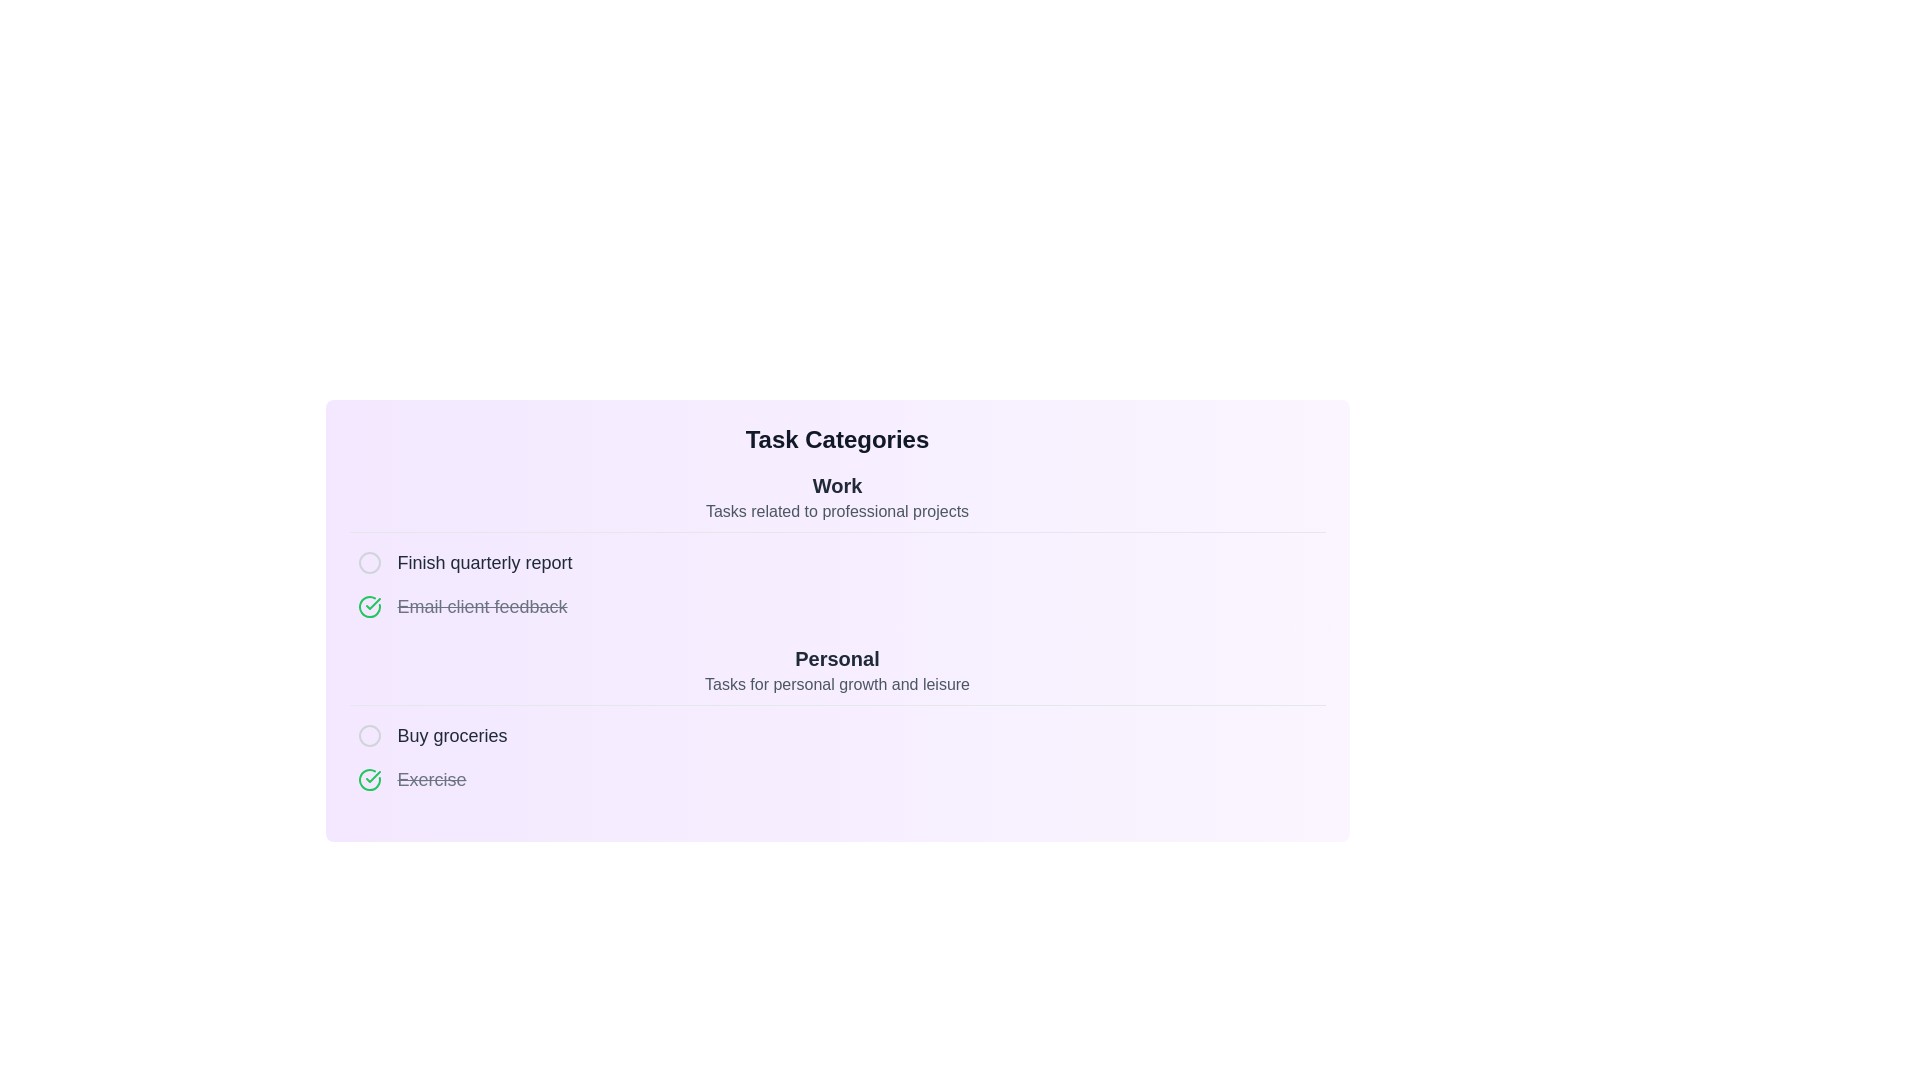 This screenshot has width=1920, height=1080. I want to click on the circular checkbox adjacent to the text 'Finish quarterly report', so click(369, 563).